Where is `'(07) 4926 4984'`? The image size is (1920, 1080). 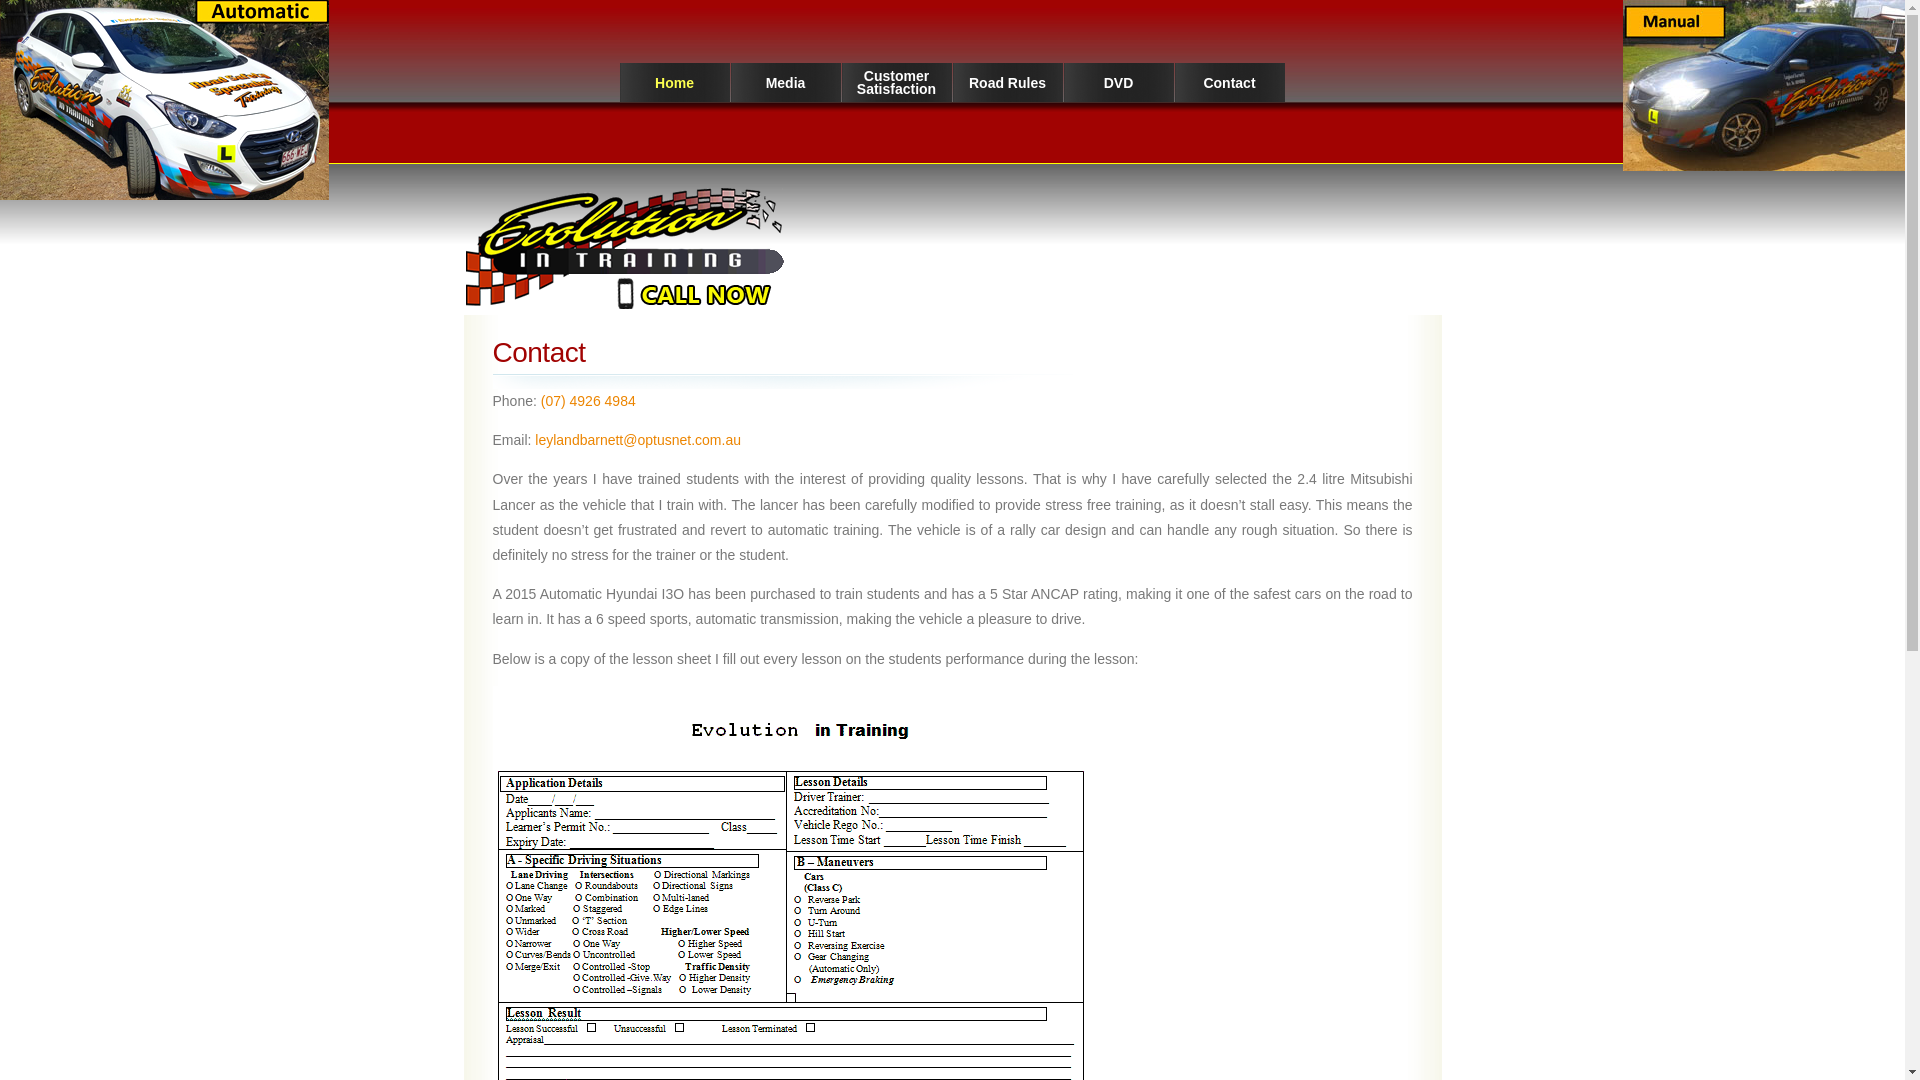 '(07) 4926 4984' is located at coordinates (587, 401).